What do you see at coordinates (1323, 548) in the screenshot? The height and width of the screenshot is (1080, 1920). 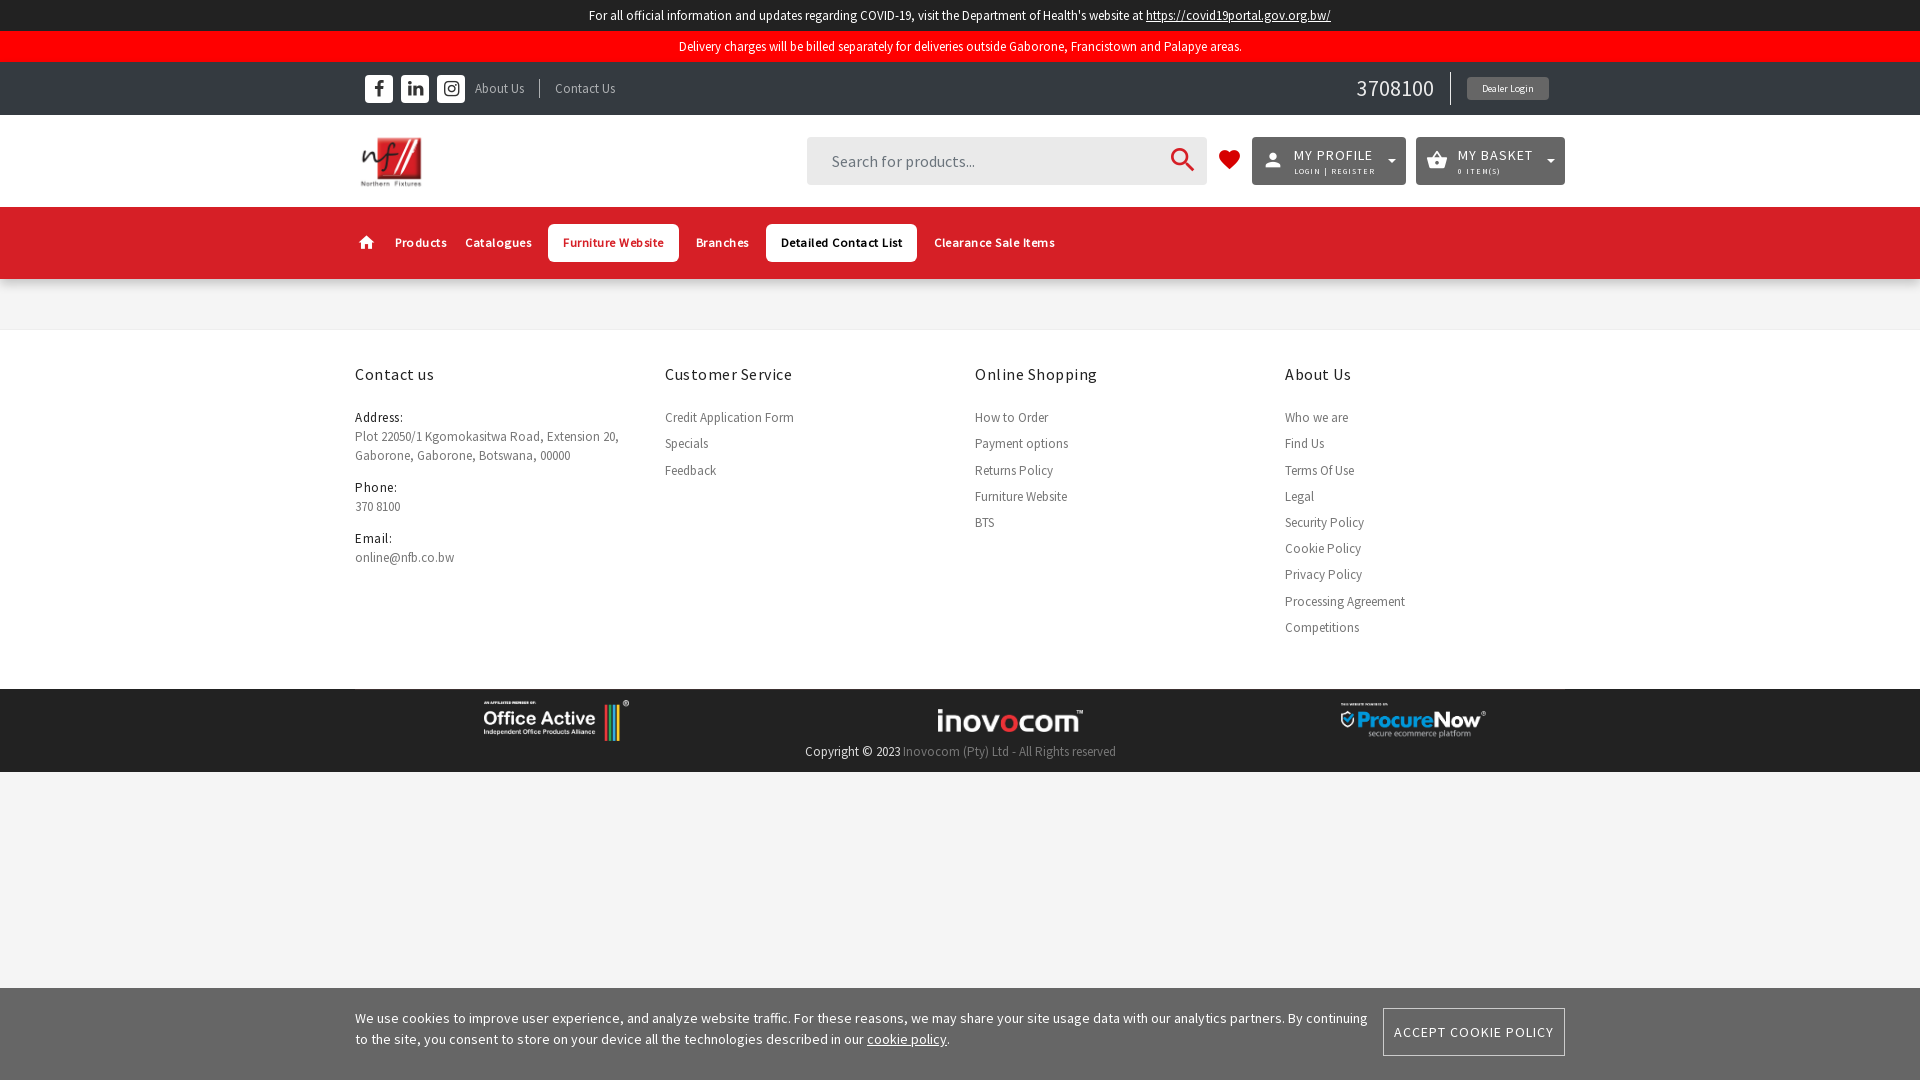 I see `'Cookie Policy'` at bounding box center [1323, 548].